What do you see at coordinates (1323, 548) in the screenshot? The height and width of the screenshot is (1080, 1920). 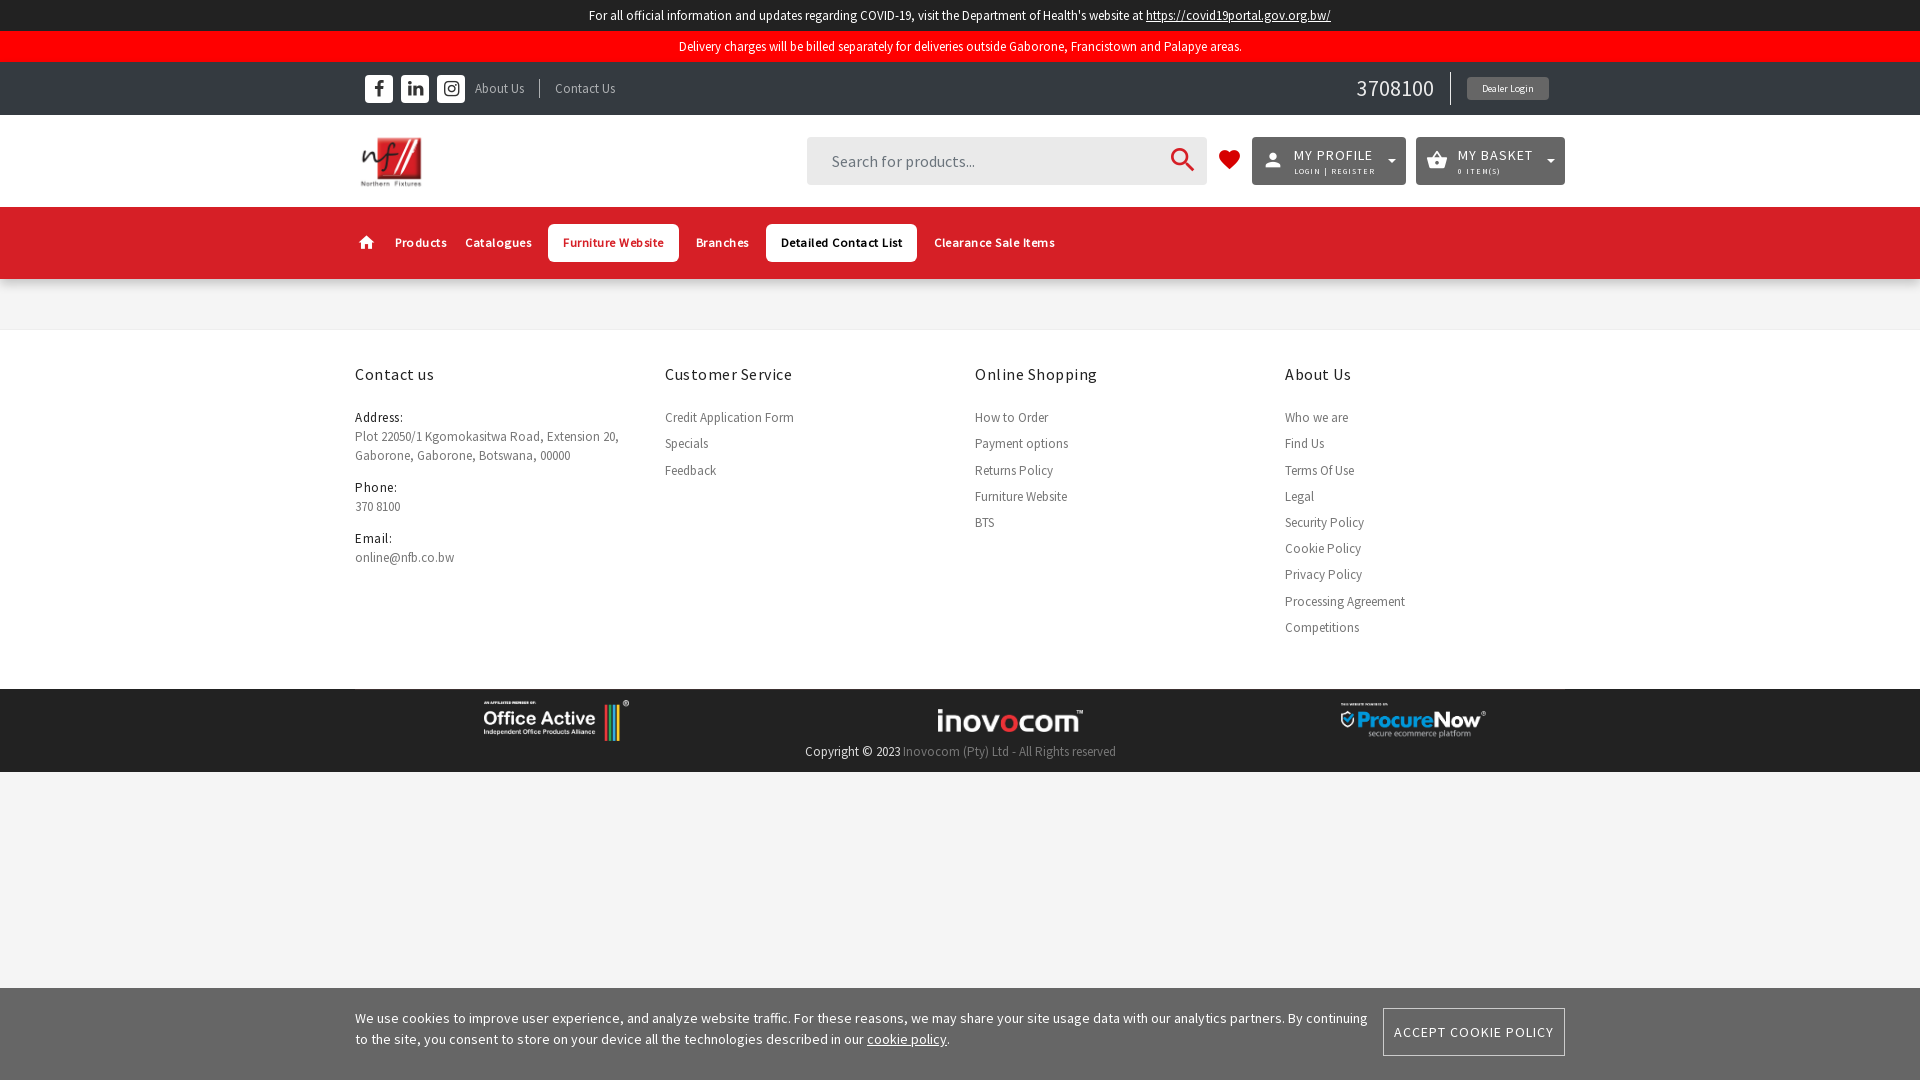 I see `'Cookie Policy'` at bounding box center [1323, 548].